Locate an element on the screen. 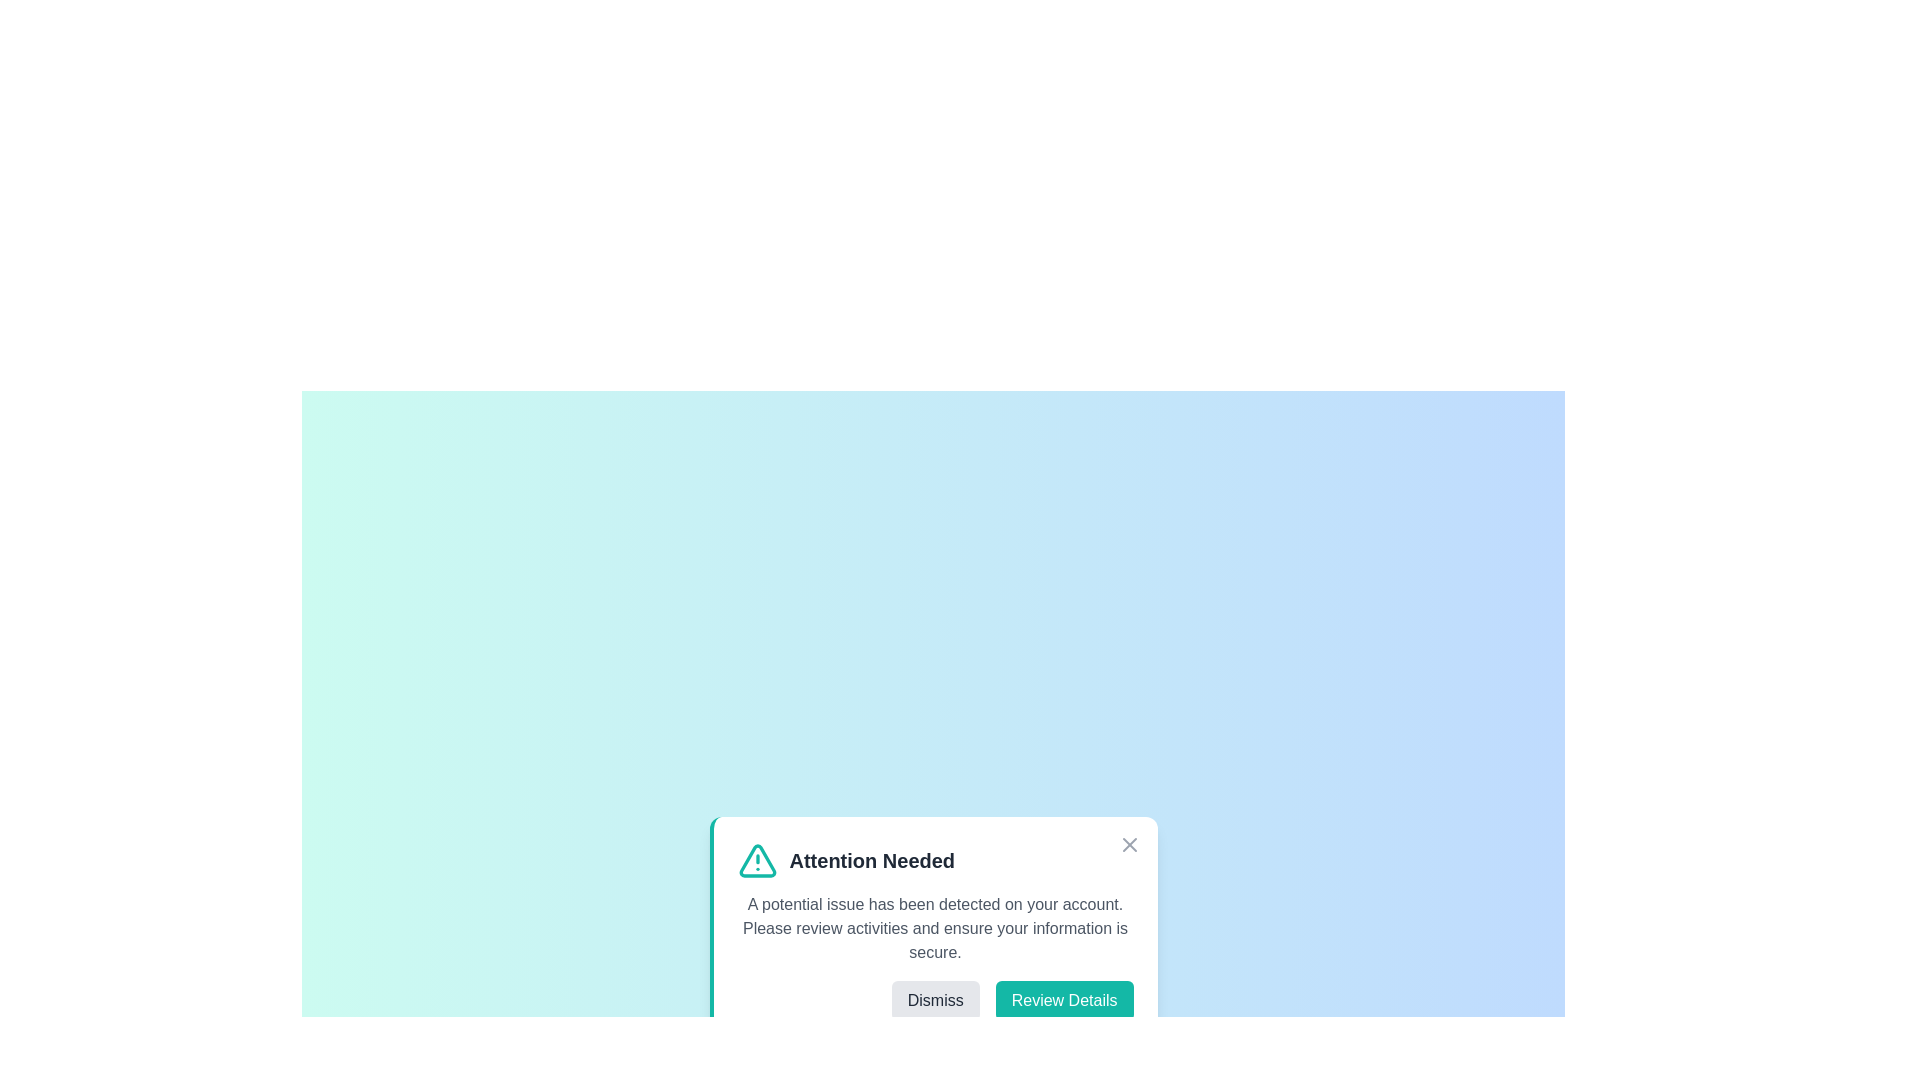 Image resolution: width=1920 pixels, height=1080 pixels. the 'Dismiss' button to acknowledge the alert is located at coordinates (934, 1001).